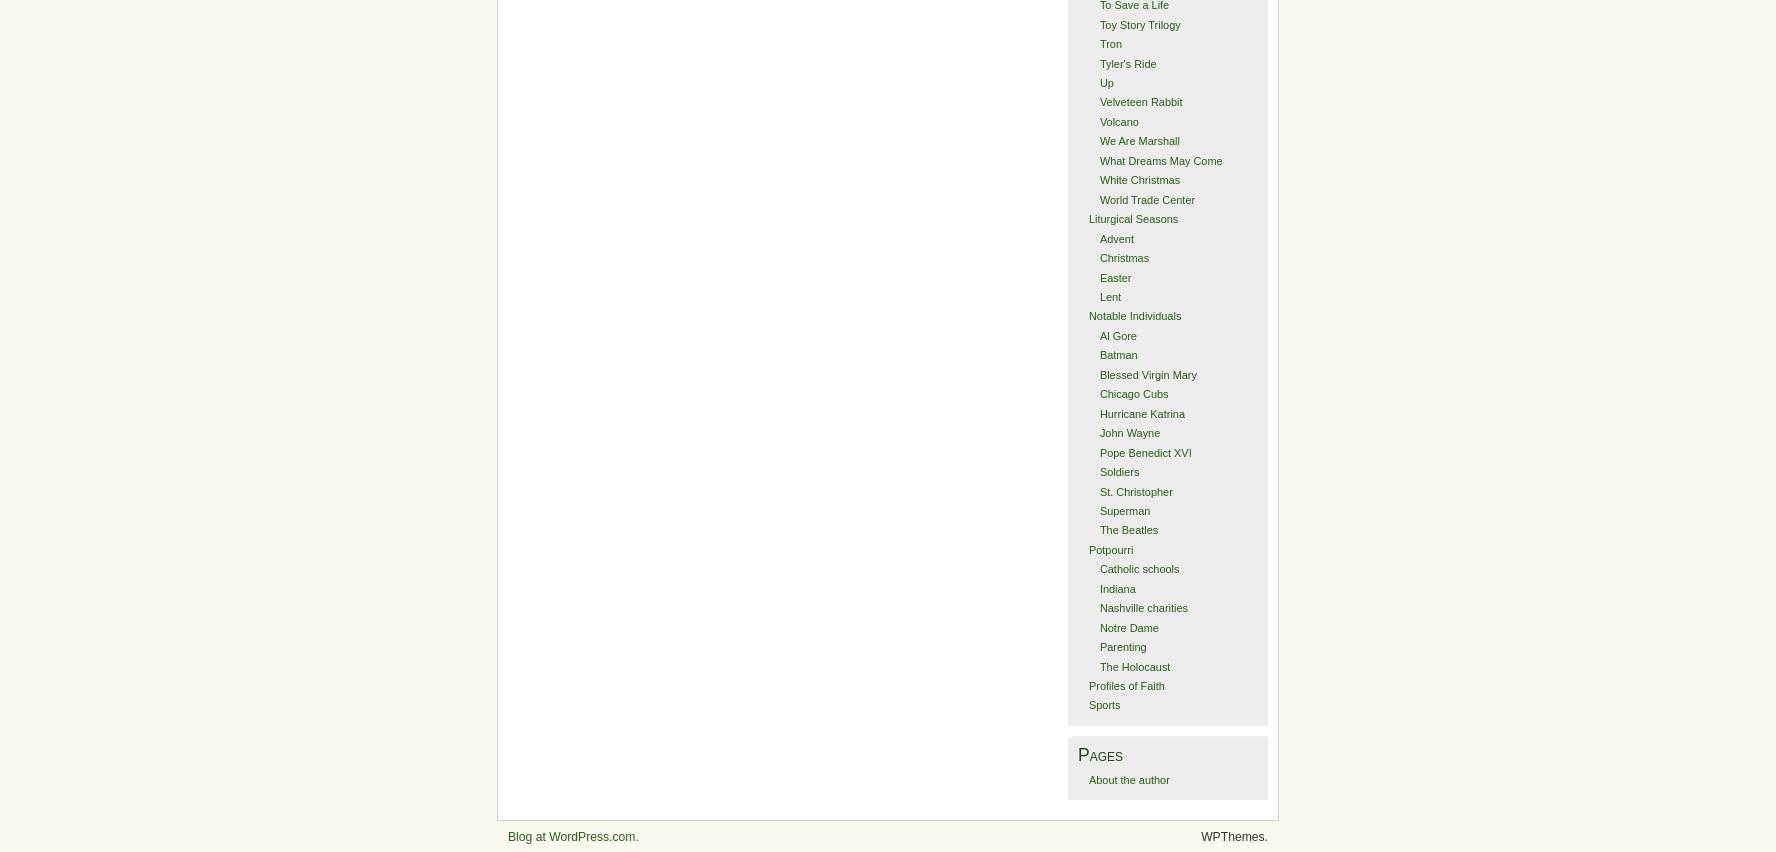 This screenshot has height=852, width=1776. I want to click on 'Christmas', so click(1124, 257).